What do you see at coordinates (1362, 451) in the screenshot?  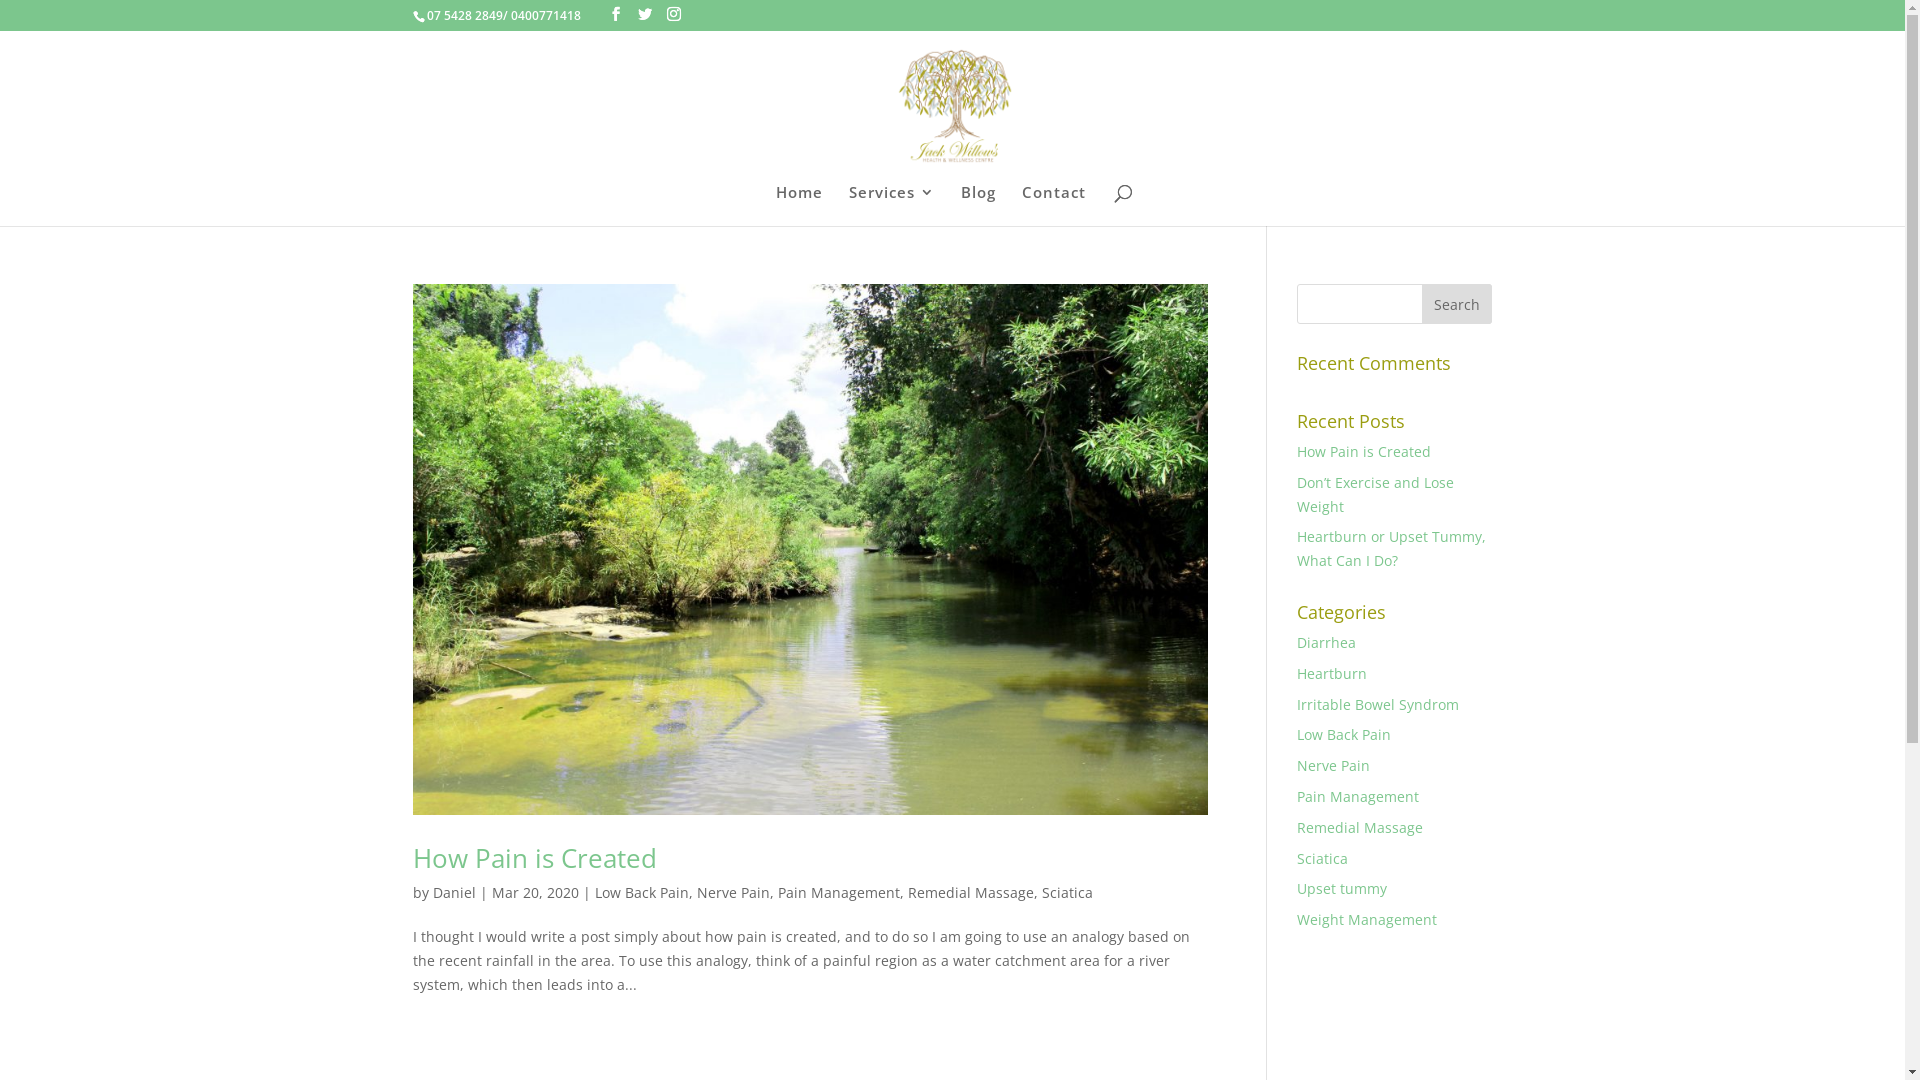 I see `'How Pain is Created'` at bounding box center [1362, 451].